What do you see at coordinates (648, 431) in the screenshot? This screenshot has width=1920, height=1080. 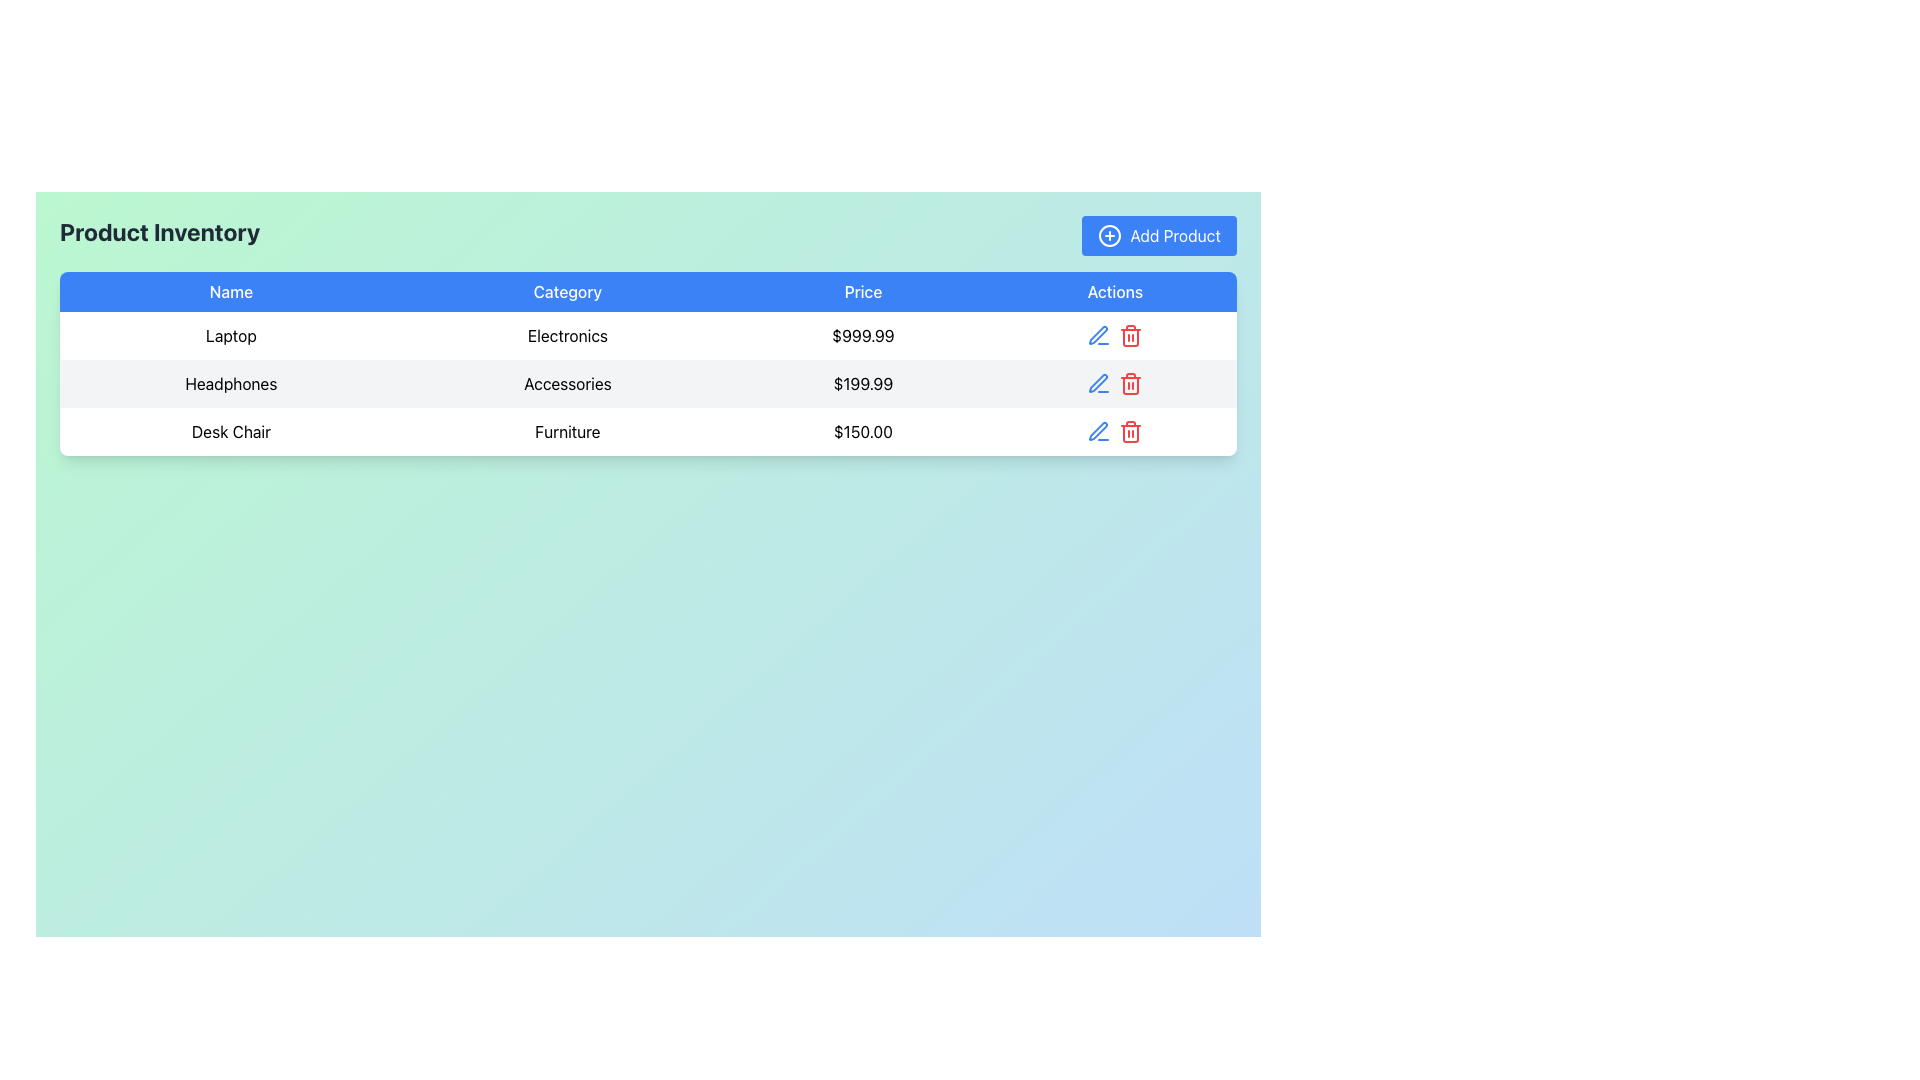 I see `the third row of the inventory table, which displays product information including name, category, and price, located below the rows for 'Laptop' and 'Headphones'` at bounding box center [648, 431].